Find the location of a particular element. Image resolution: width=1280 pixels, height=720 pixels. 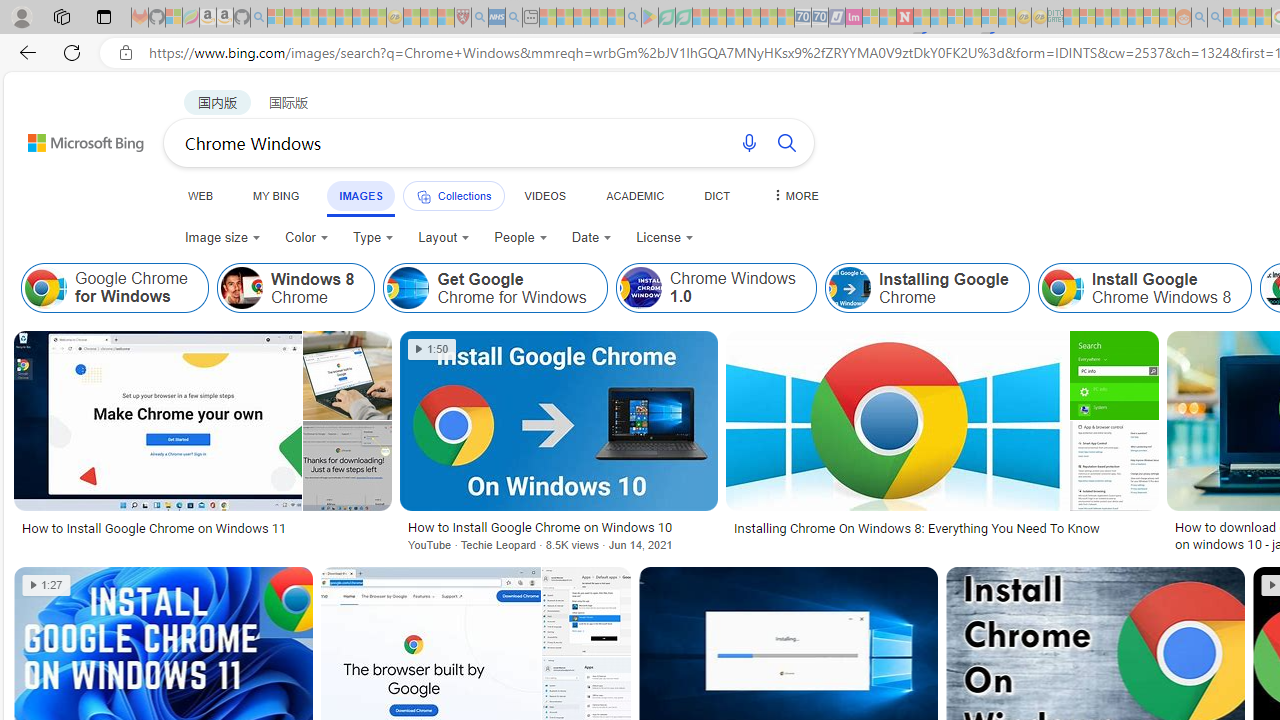

'DICT' is located at coordinates (717, 195).